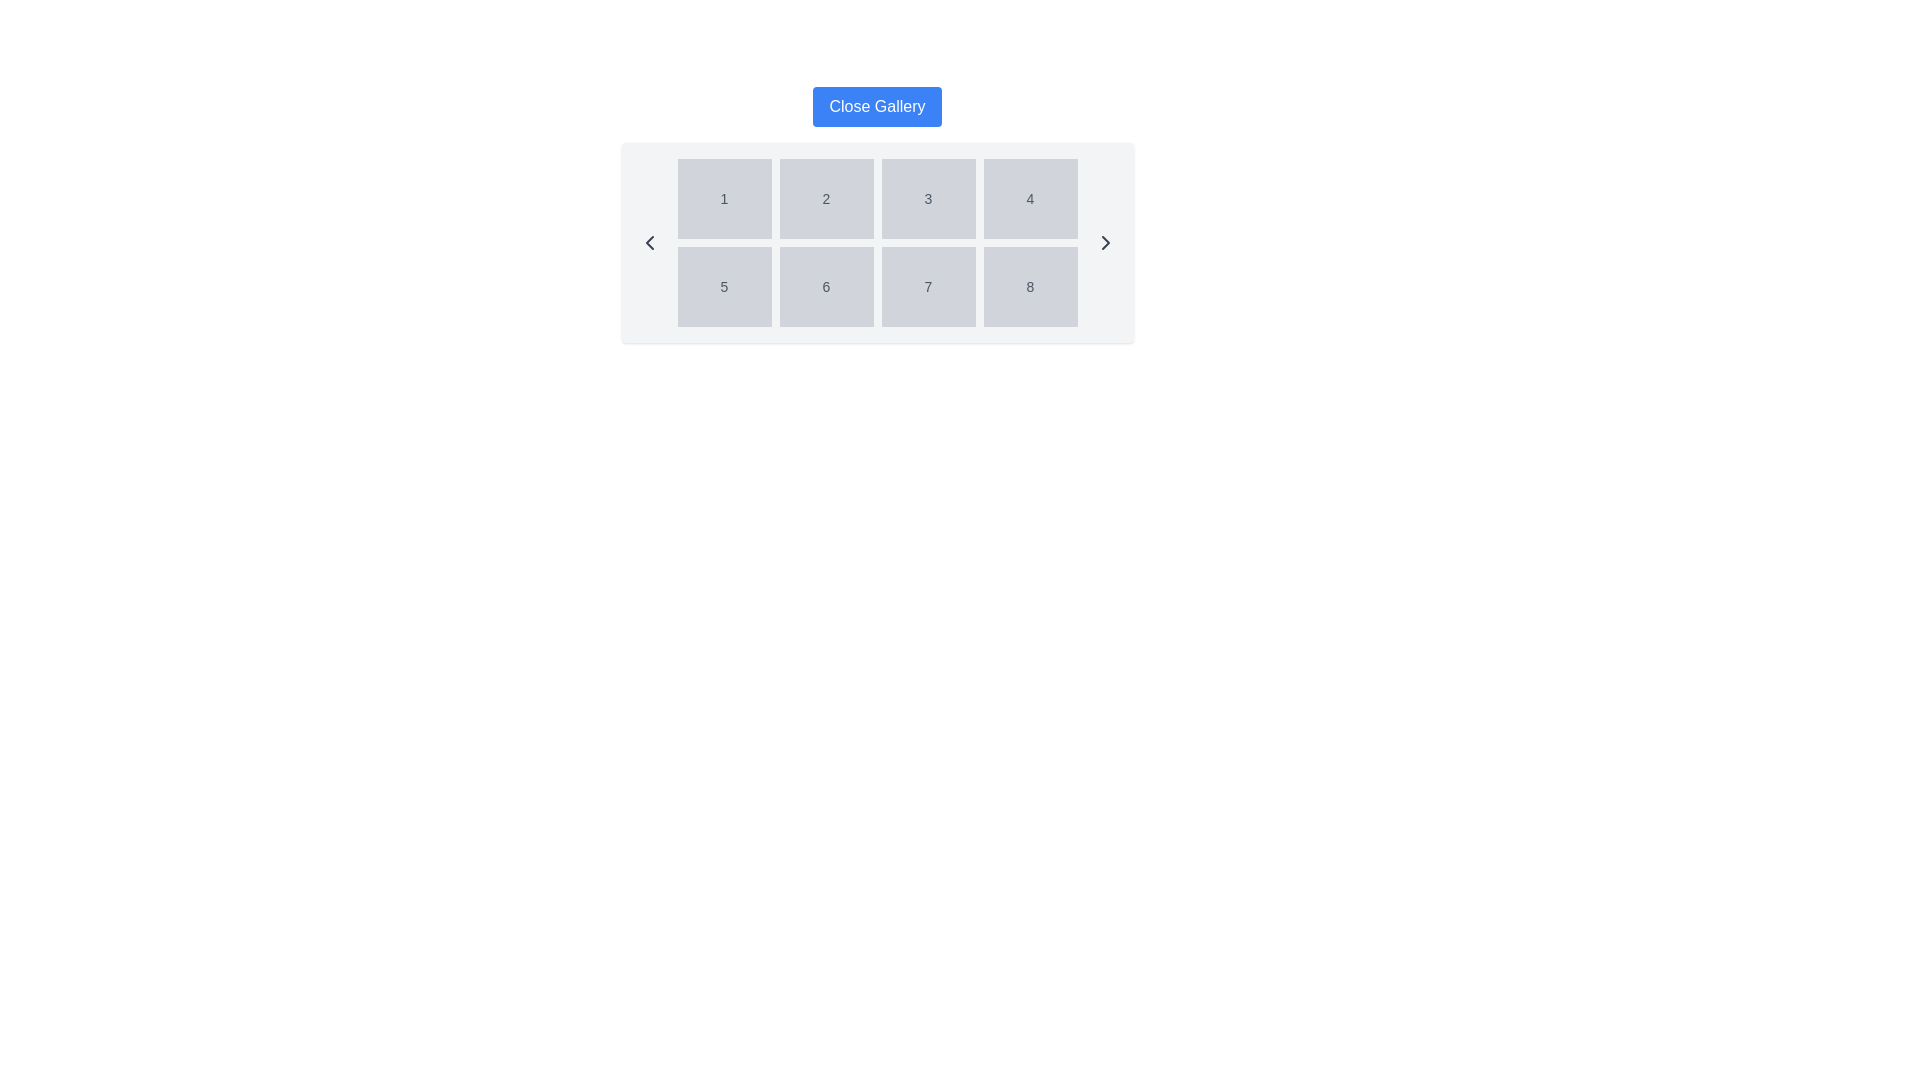 Image resolution: width=1920 pixels, height=1080 pixels. Describe the element at coordinates (826, 286) in the screenshot. I see `the button labeled '6' with a light gray background in the second row, second column of the grid` at that location.